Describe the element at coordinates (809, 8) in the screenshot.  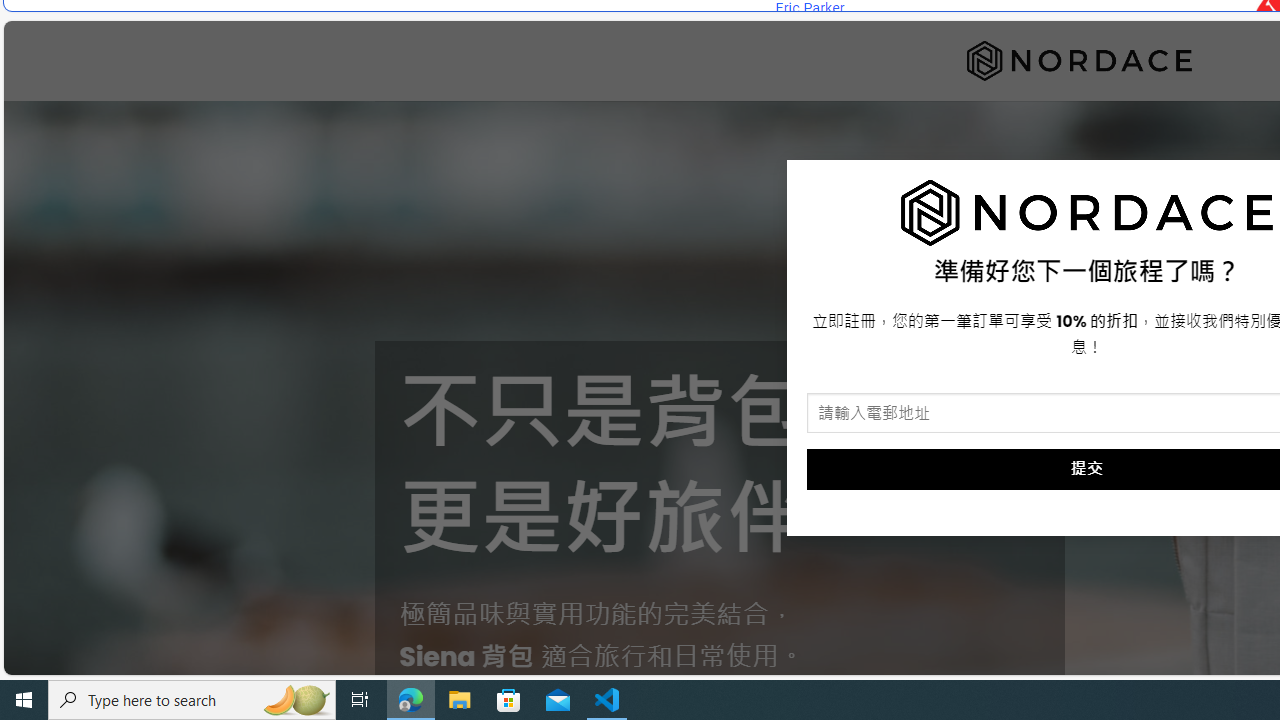
I see `'Eric Parker'` at that location.